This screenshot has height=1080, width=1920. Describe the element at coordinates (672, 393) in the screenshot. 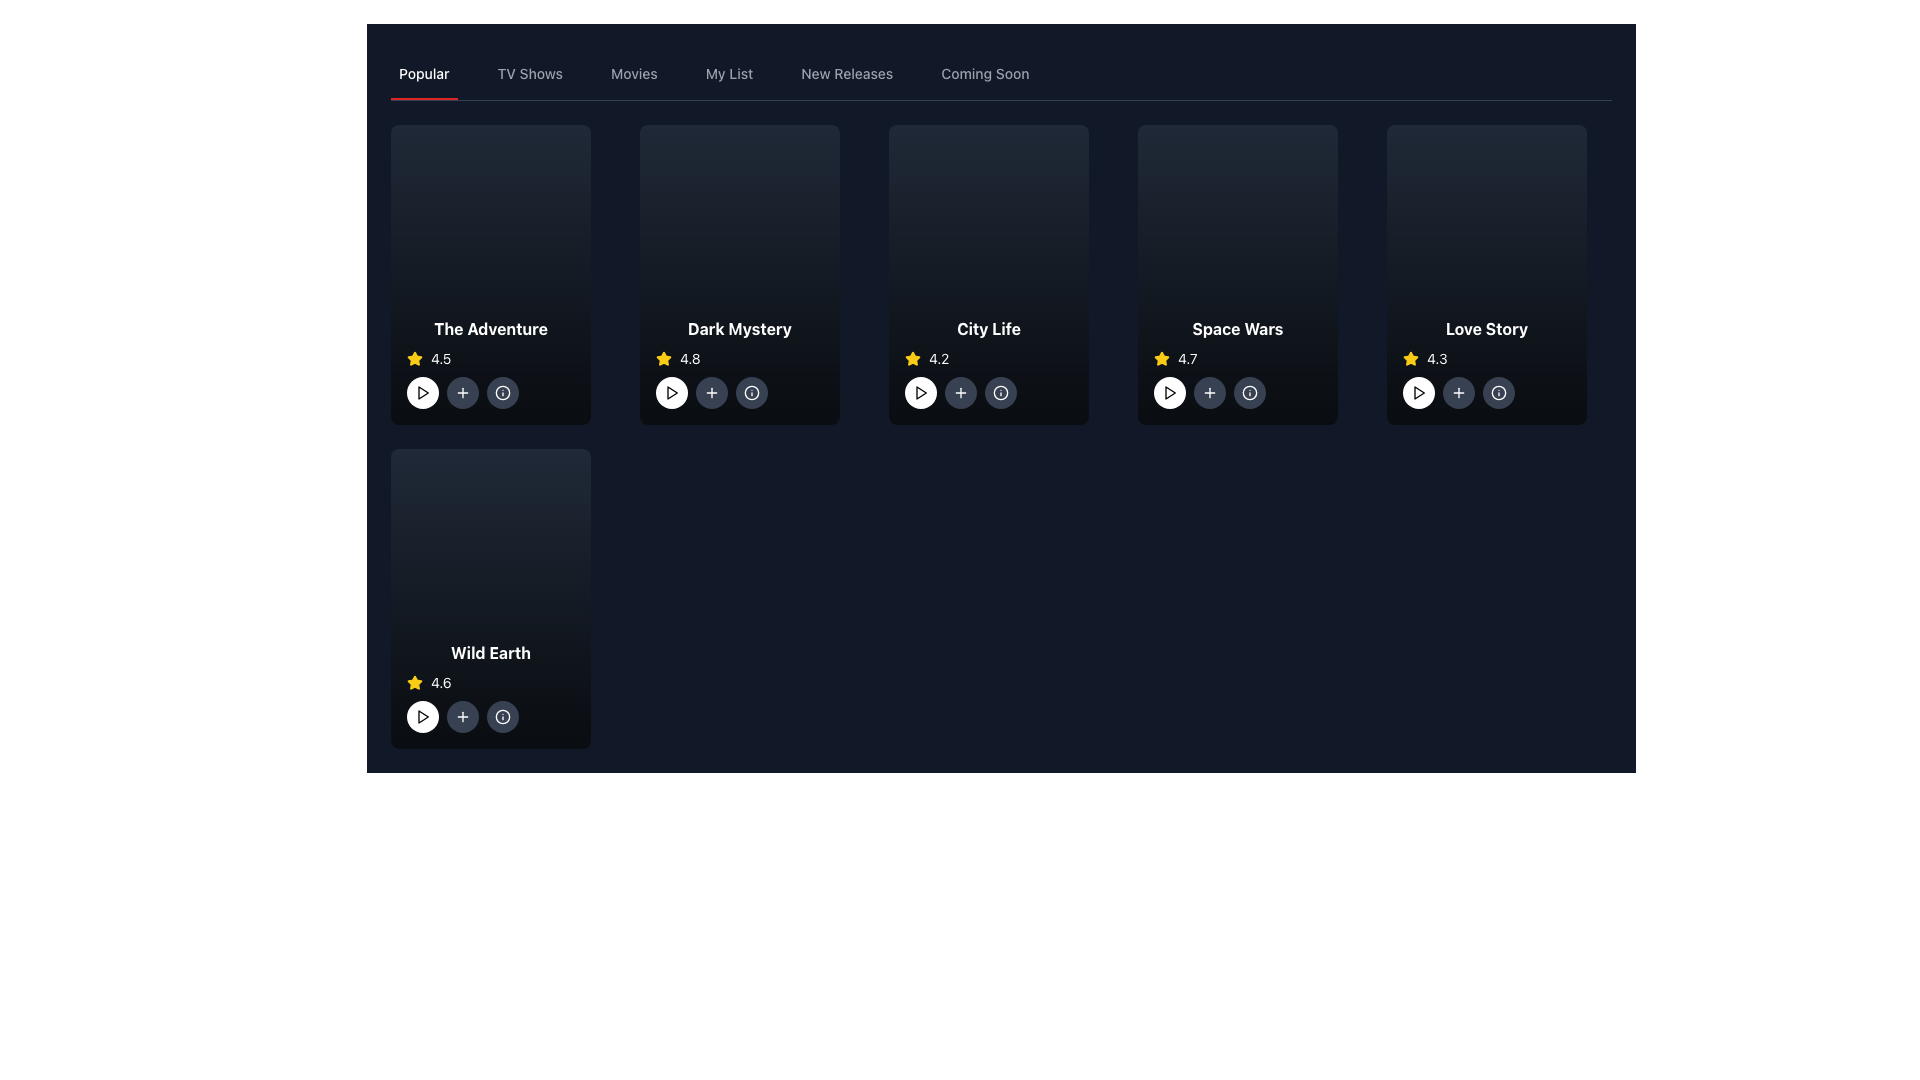

I see `the play button represented as a triangular SVG icon within the 'Dark Mystery' content card` at that location.